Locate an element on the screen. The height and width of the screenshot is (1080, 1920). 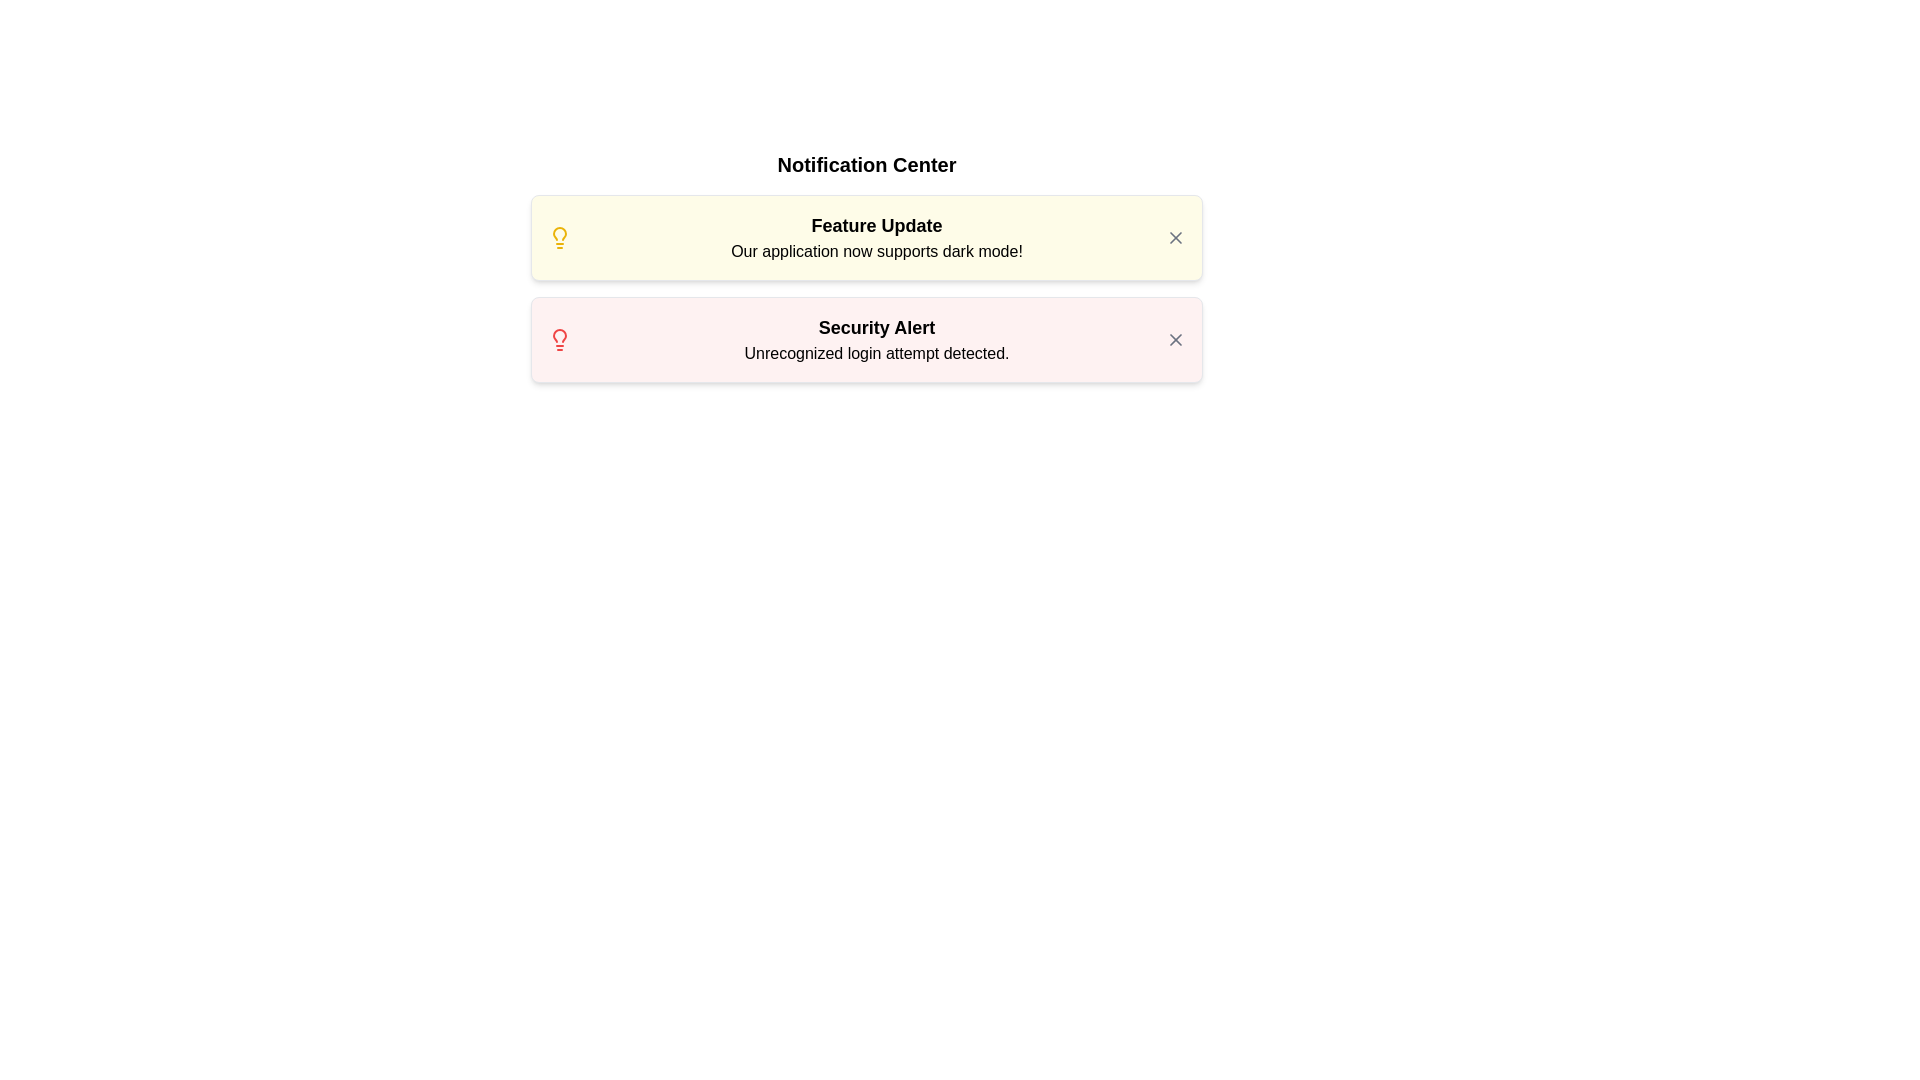
informational text regarding suspicious activity related to the user's account, located in the 'Security Alert' notification block in the Notification Center is located at coordinates (877, 353).